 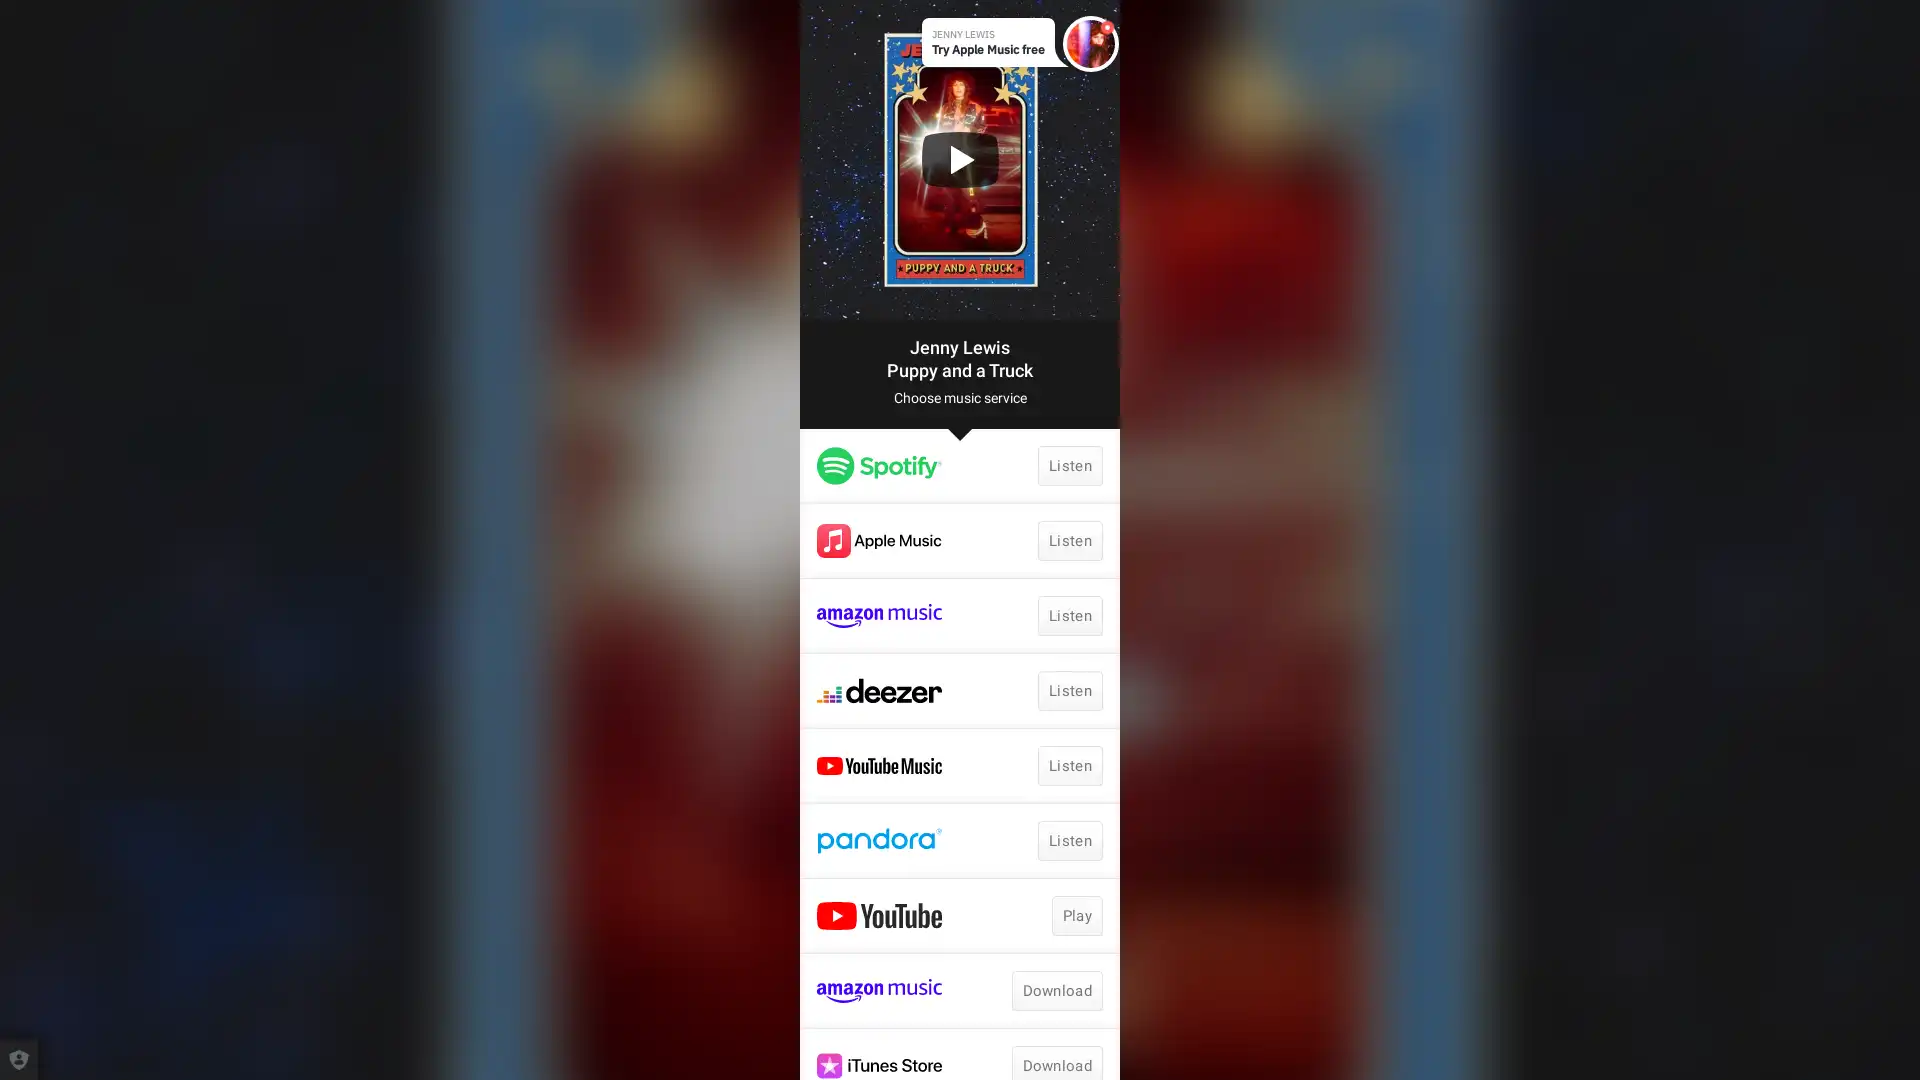 I want to click on Listen, so click(x=1069, y=615).